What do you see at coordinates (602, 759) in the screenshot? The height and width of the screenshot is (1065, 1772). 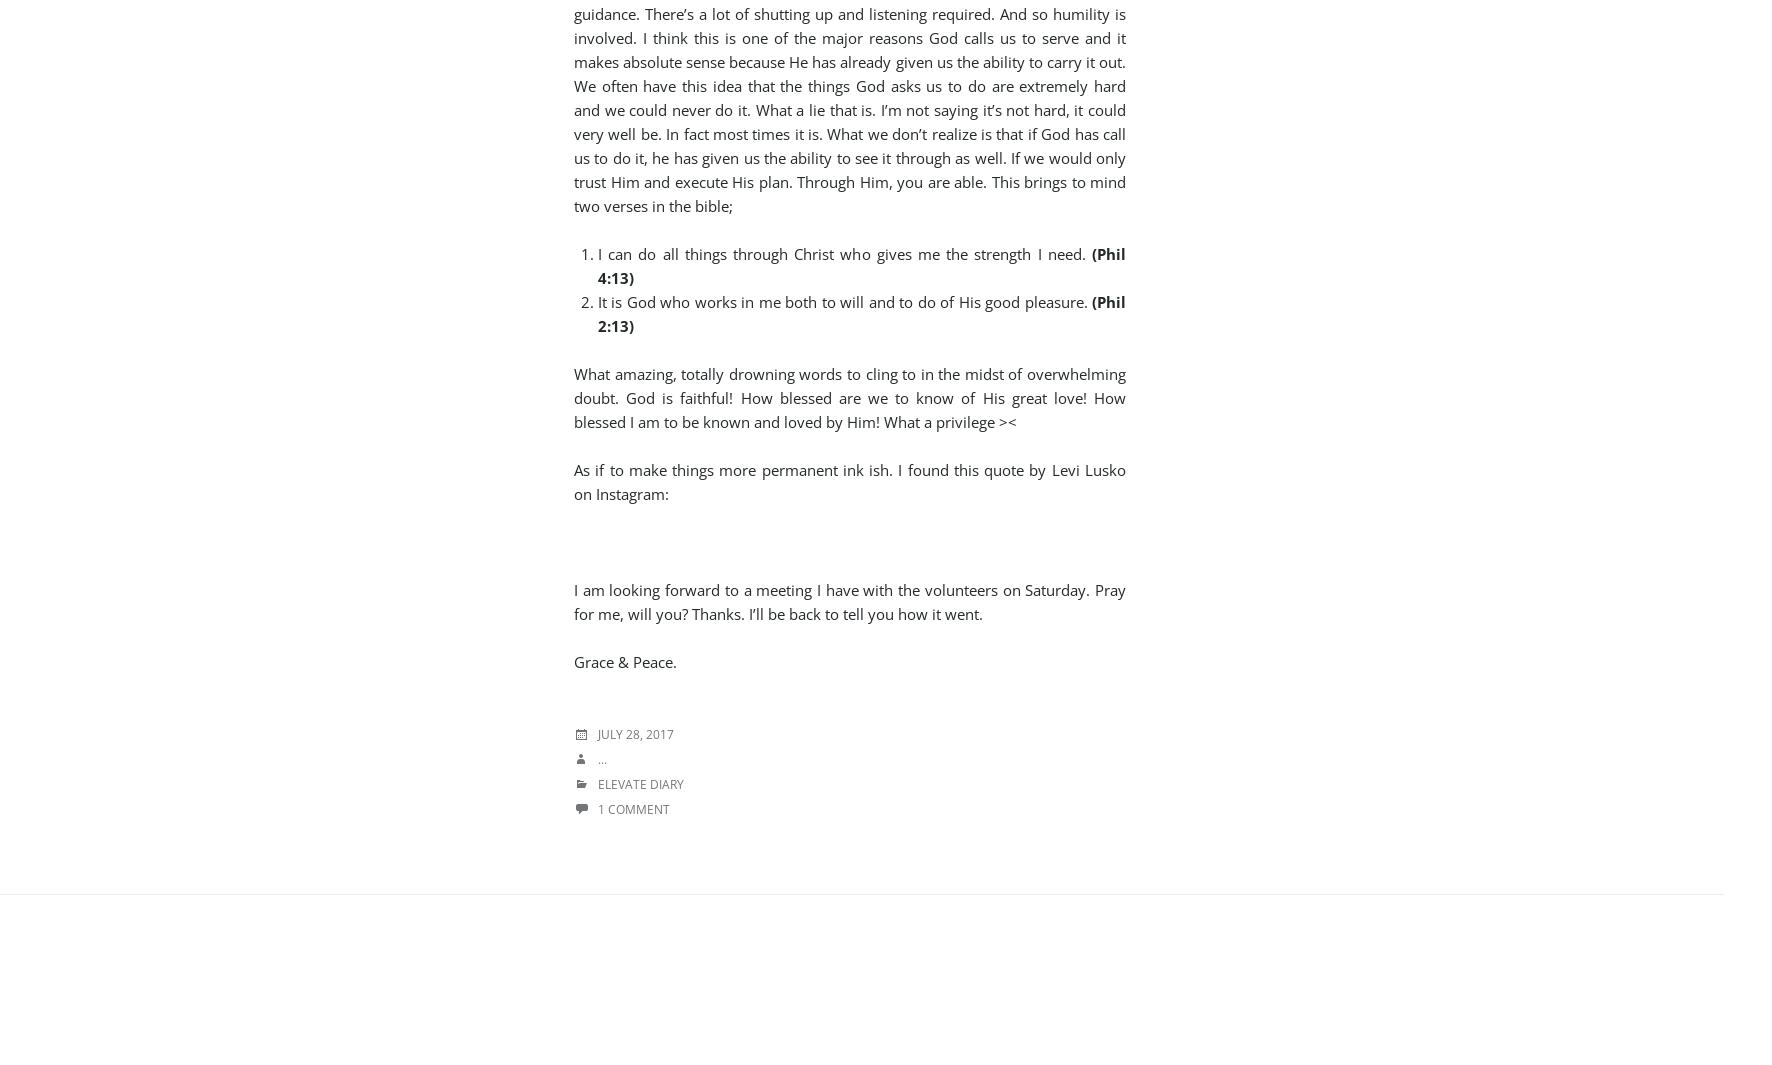 I see `'...'` at bounding box center [602, 759].